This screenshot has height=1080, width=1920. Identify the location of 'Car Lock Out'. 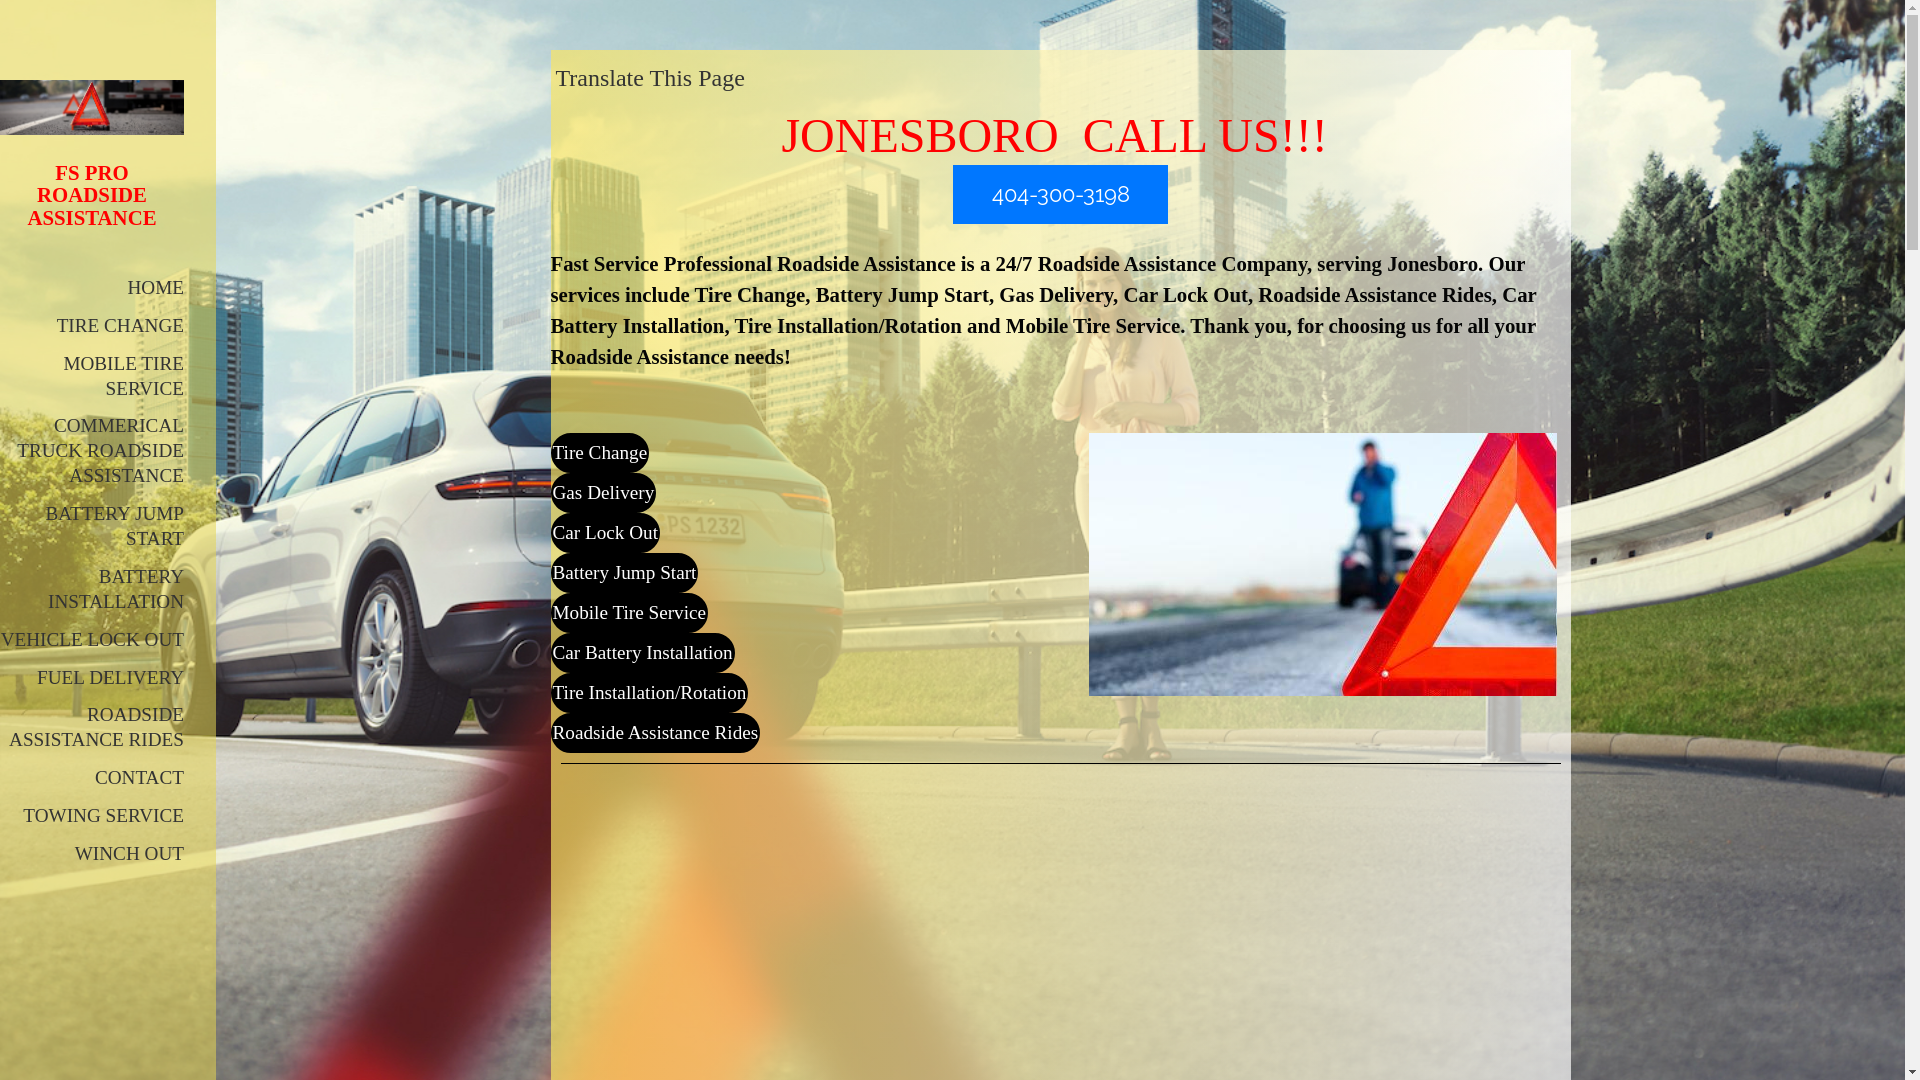
(603, 531).